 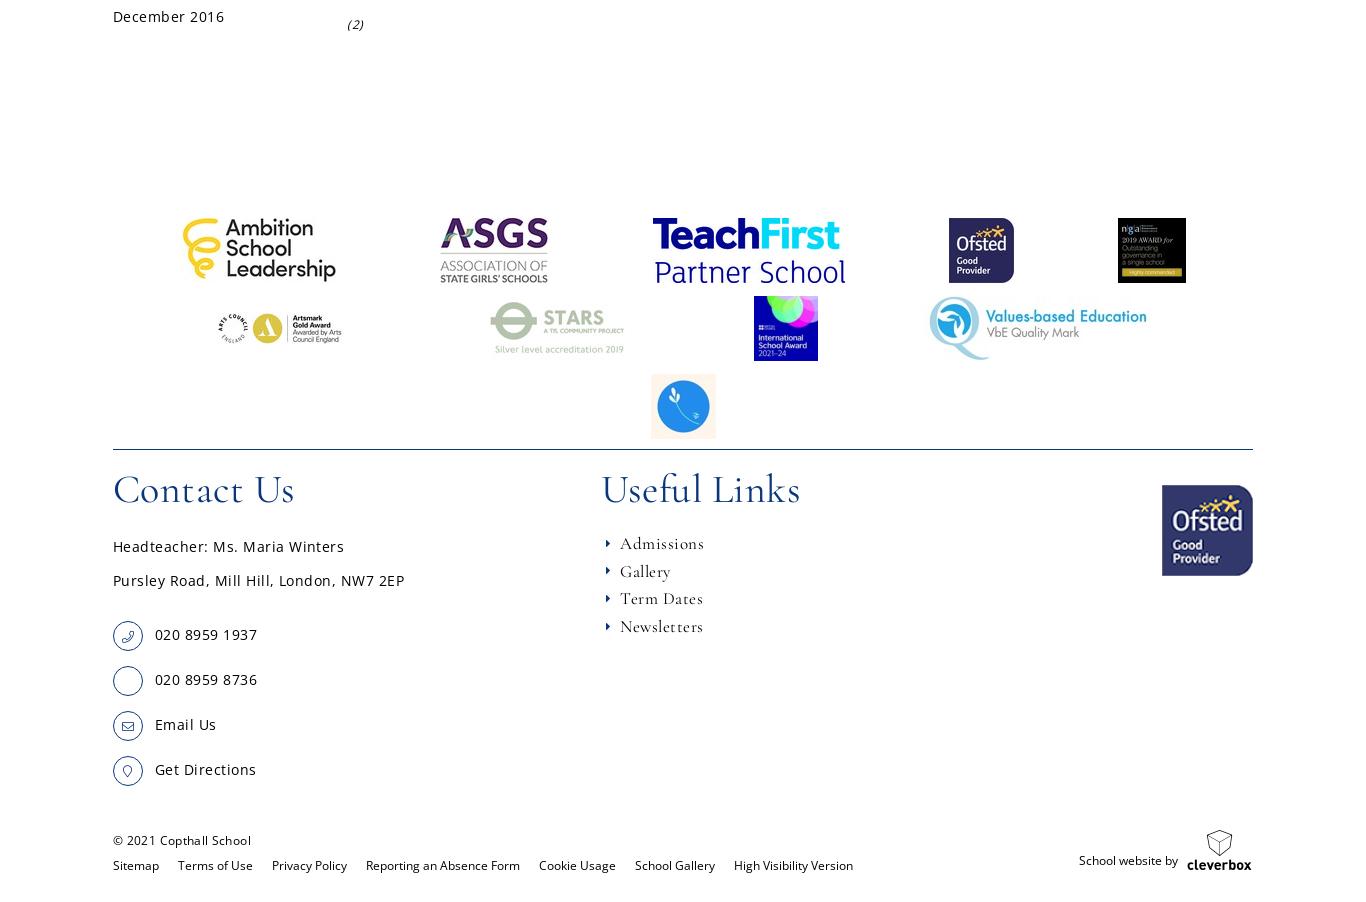 What do you see at coordinates (184, 724) in the screenshot?
I see `'Email Us'` at bounding box center [184, 724].